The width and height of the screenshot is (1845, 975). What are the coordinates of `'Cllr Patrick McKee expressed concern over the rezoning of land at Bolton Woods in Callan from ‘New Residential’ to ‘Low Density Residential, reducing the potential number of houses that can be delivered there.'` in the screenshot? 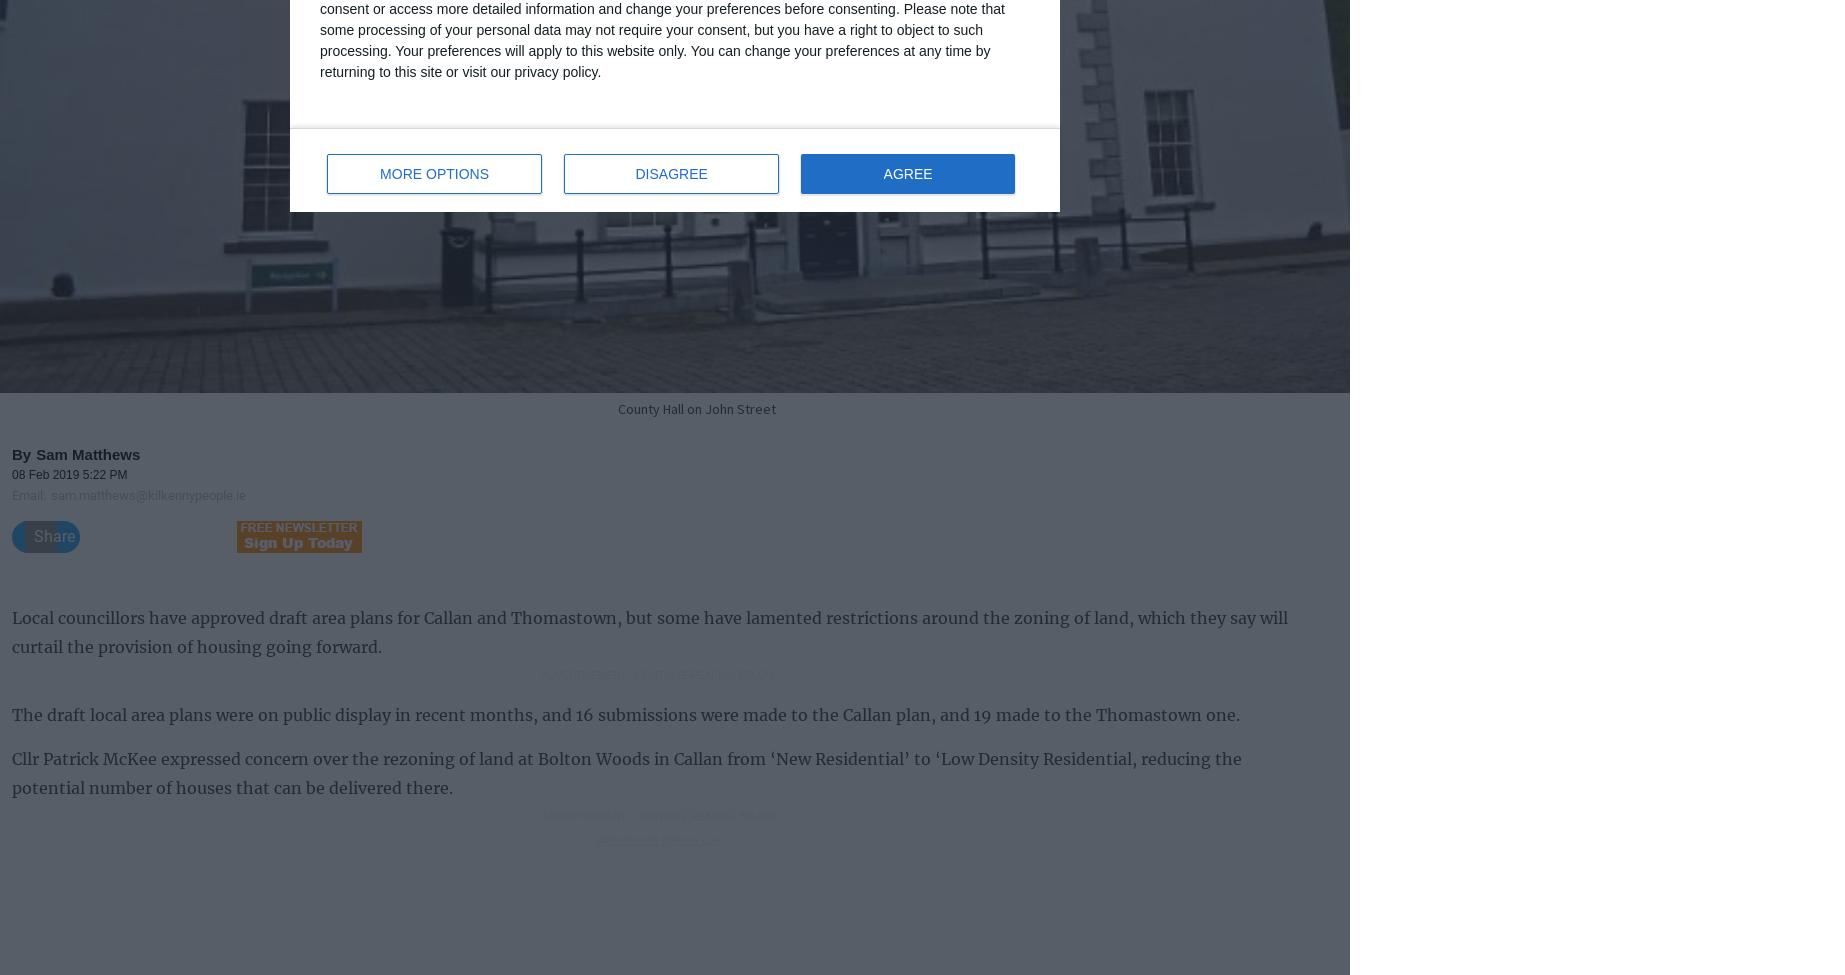 It's located at (11, 771).